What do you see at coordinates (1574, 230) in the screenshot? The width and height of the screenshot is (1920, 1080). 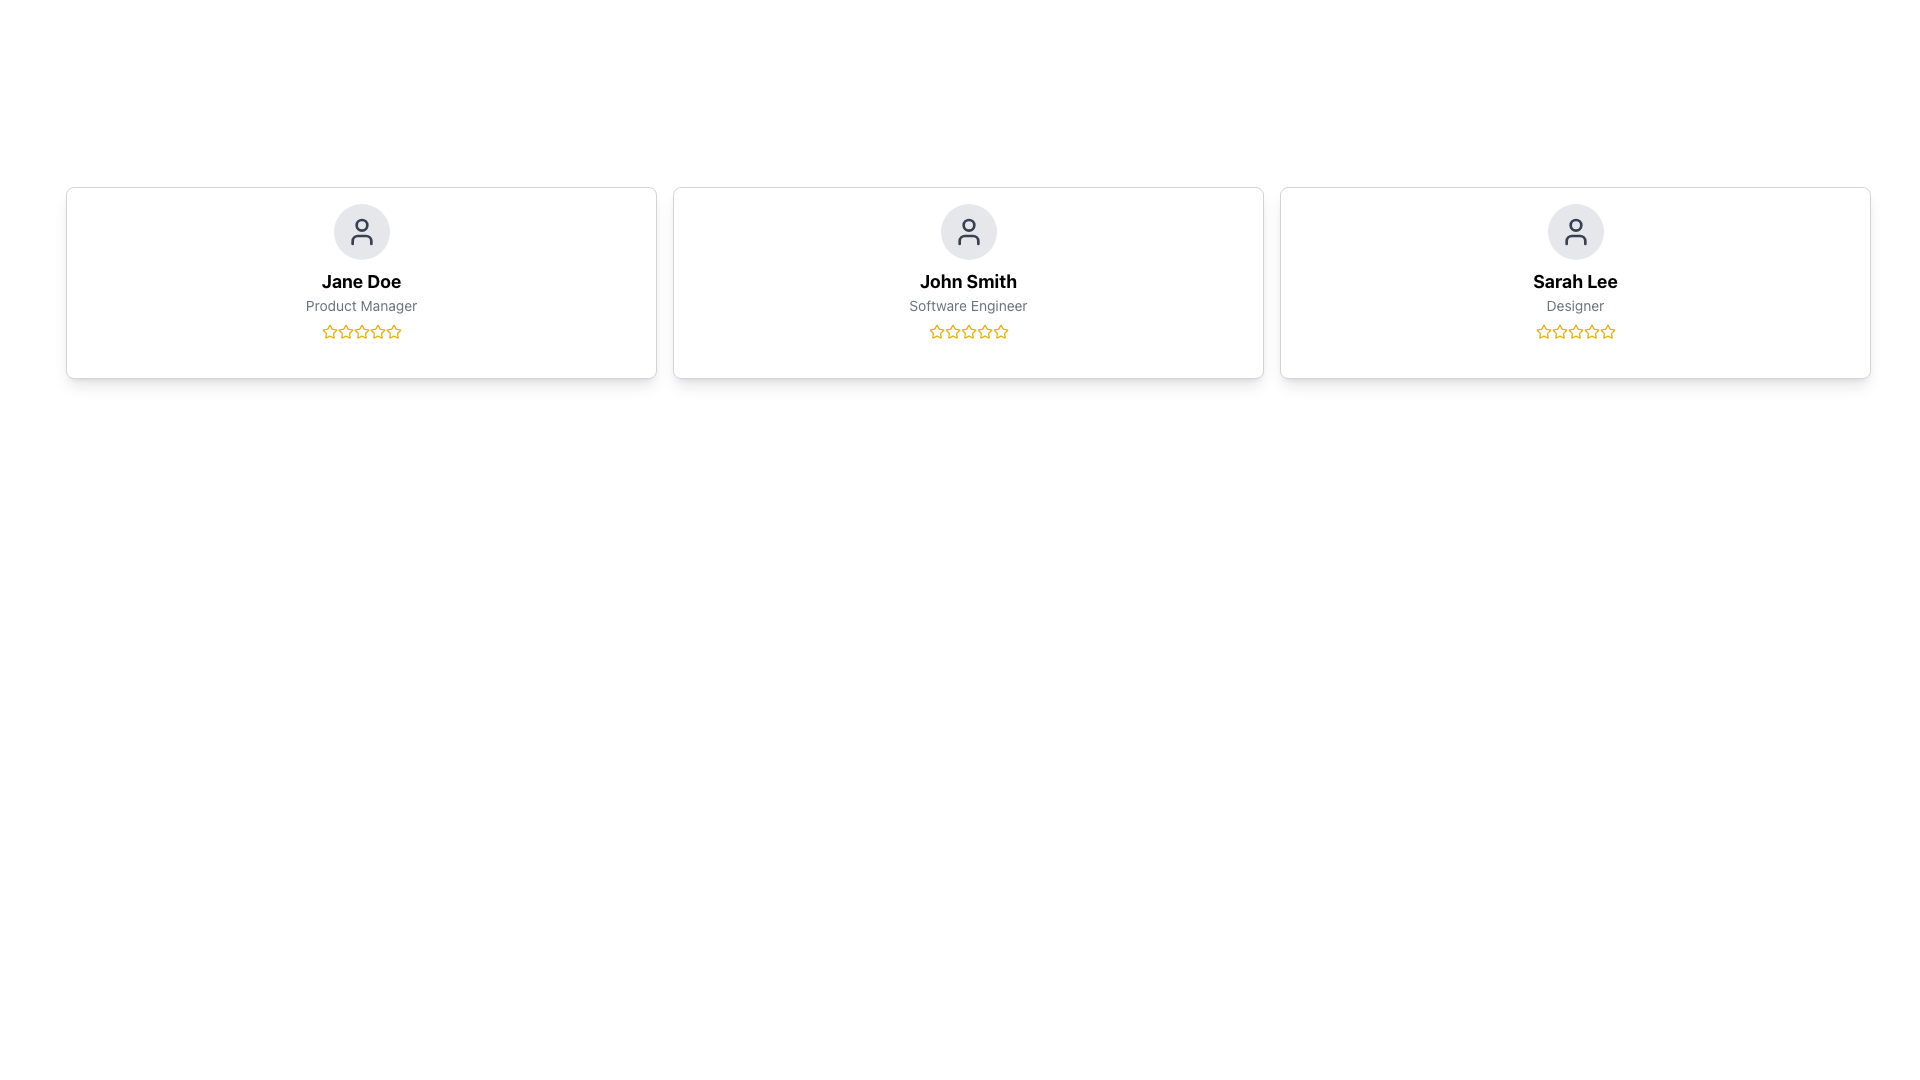 I see `the user silhouette icon, which is styled in gray and located at the top center of the third user profile card, above the label 'Sarah Lee' and the role 'Designer'` at bounding box center [1574, 230].